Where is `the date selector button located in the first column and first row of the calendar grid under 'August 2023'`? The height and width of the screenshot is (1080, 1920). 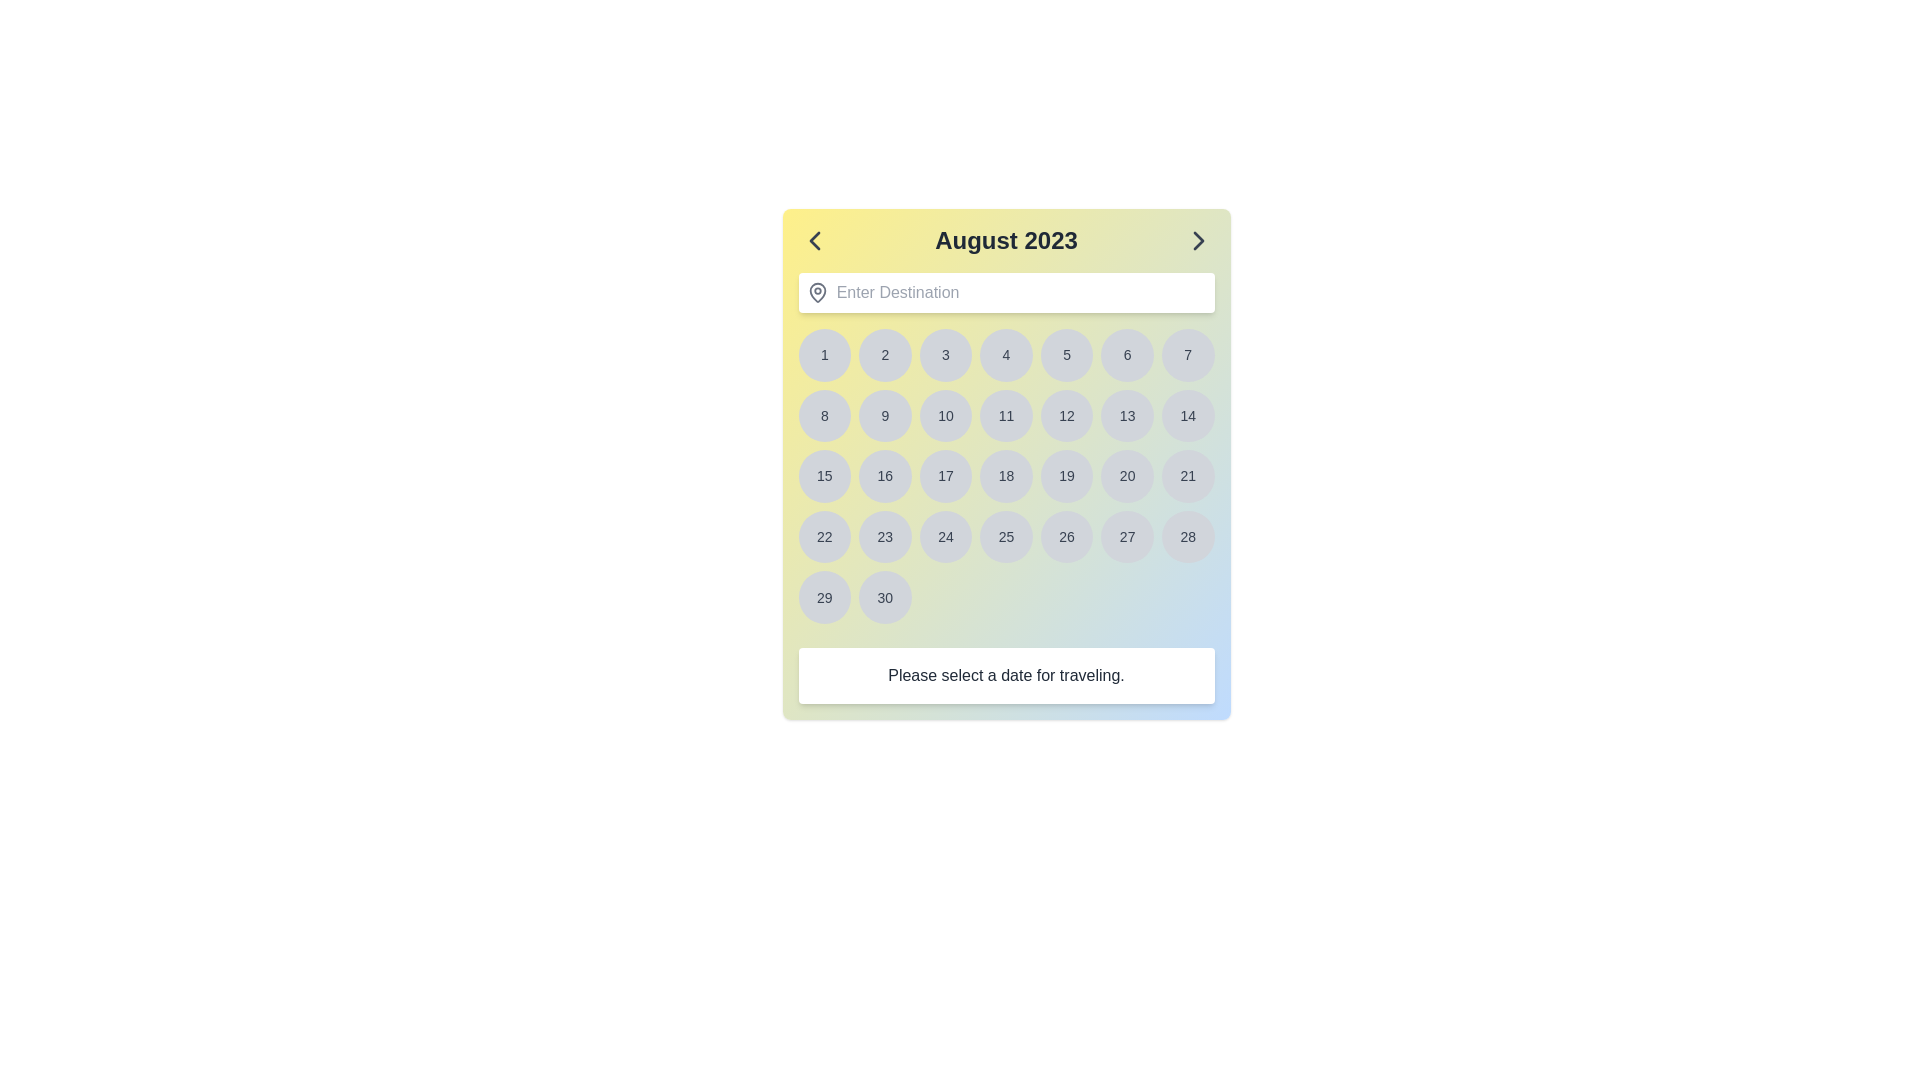
the date selector button located in the first column and first row of the calendar grid under 'August 2023' is located at coordinates (824, 354).